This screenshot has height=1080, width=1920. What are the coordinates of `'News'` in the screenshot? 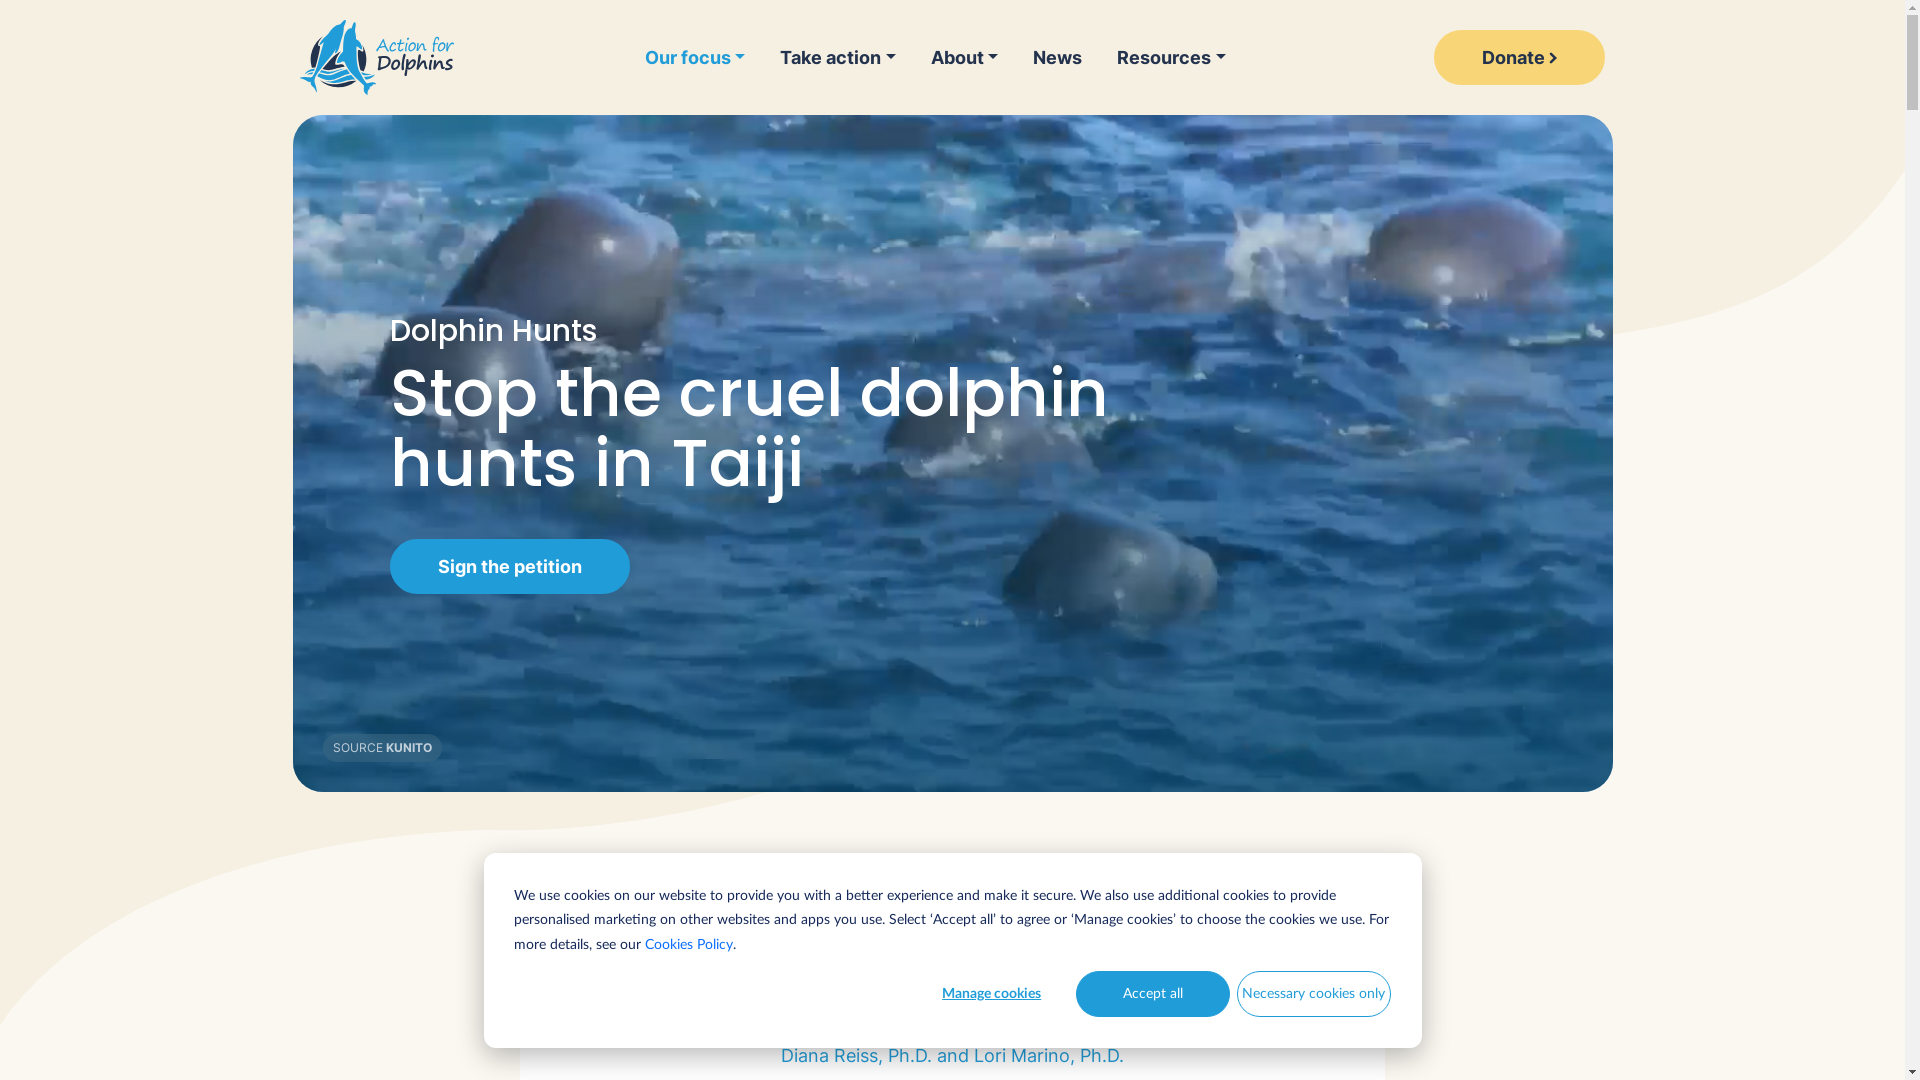 It's located at (1056, 56).